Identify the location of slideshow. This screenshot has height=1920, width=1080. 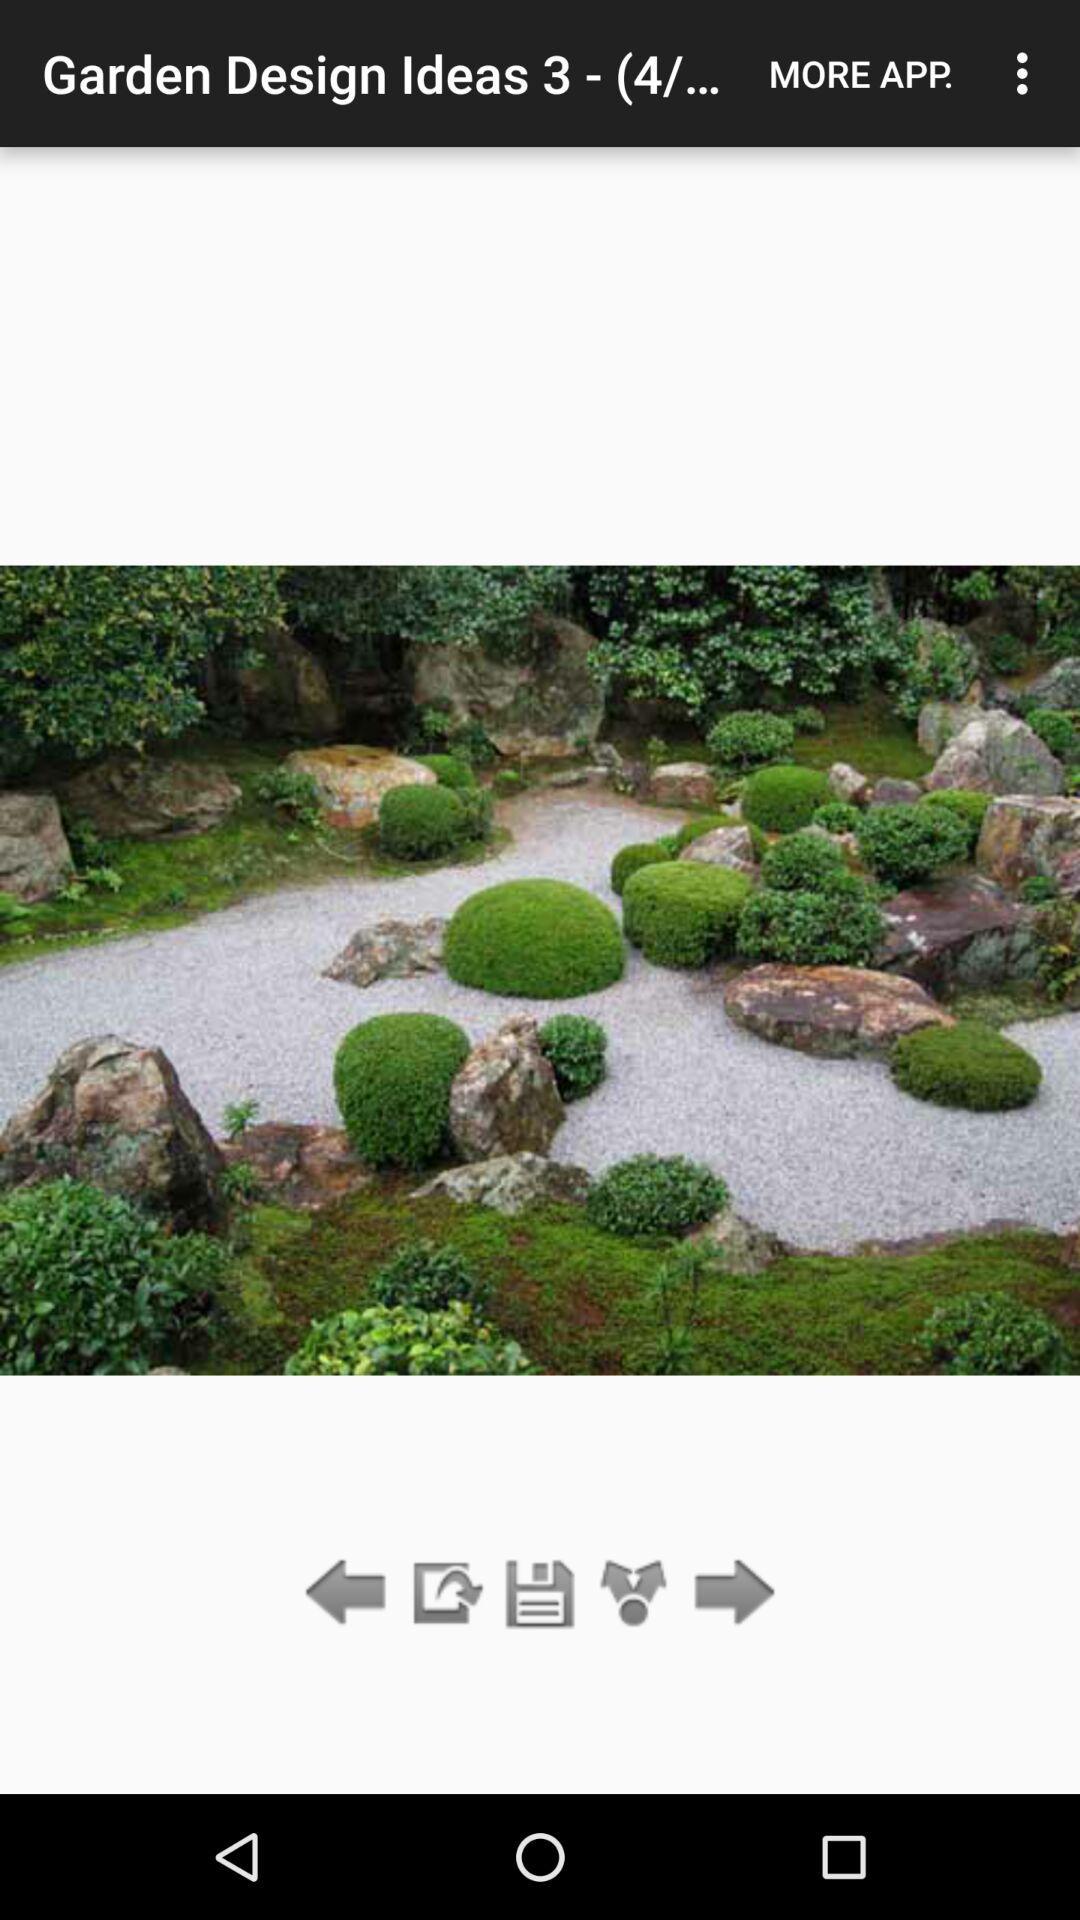
(444, 1593).